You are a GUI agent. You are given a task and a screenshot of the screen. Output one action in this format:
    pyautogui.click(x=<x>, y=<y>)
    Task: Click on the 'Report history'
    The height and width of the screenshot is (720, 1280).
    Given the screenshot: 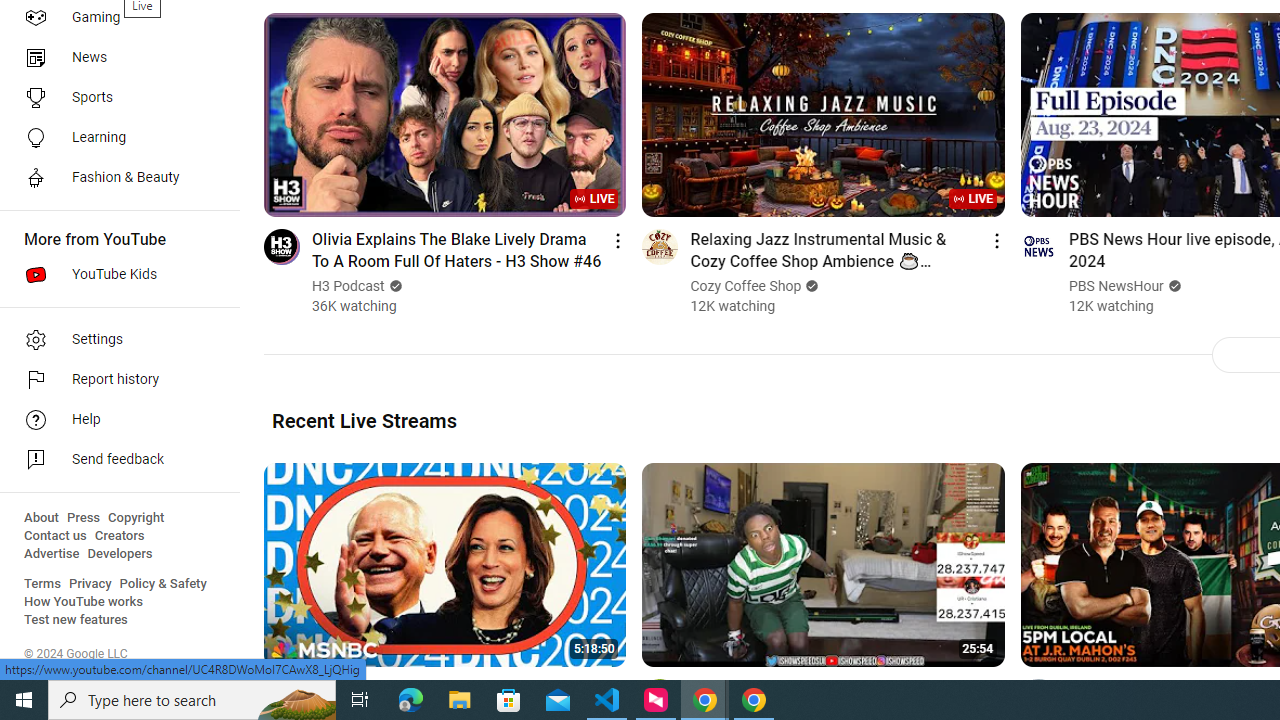 What is the action you would take?
    pyautogui.click(x=112, y=380)
    